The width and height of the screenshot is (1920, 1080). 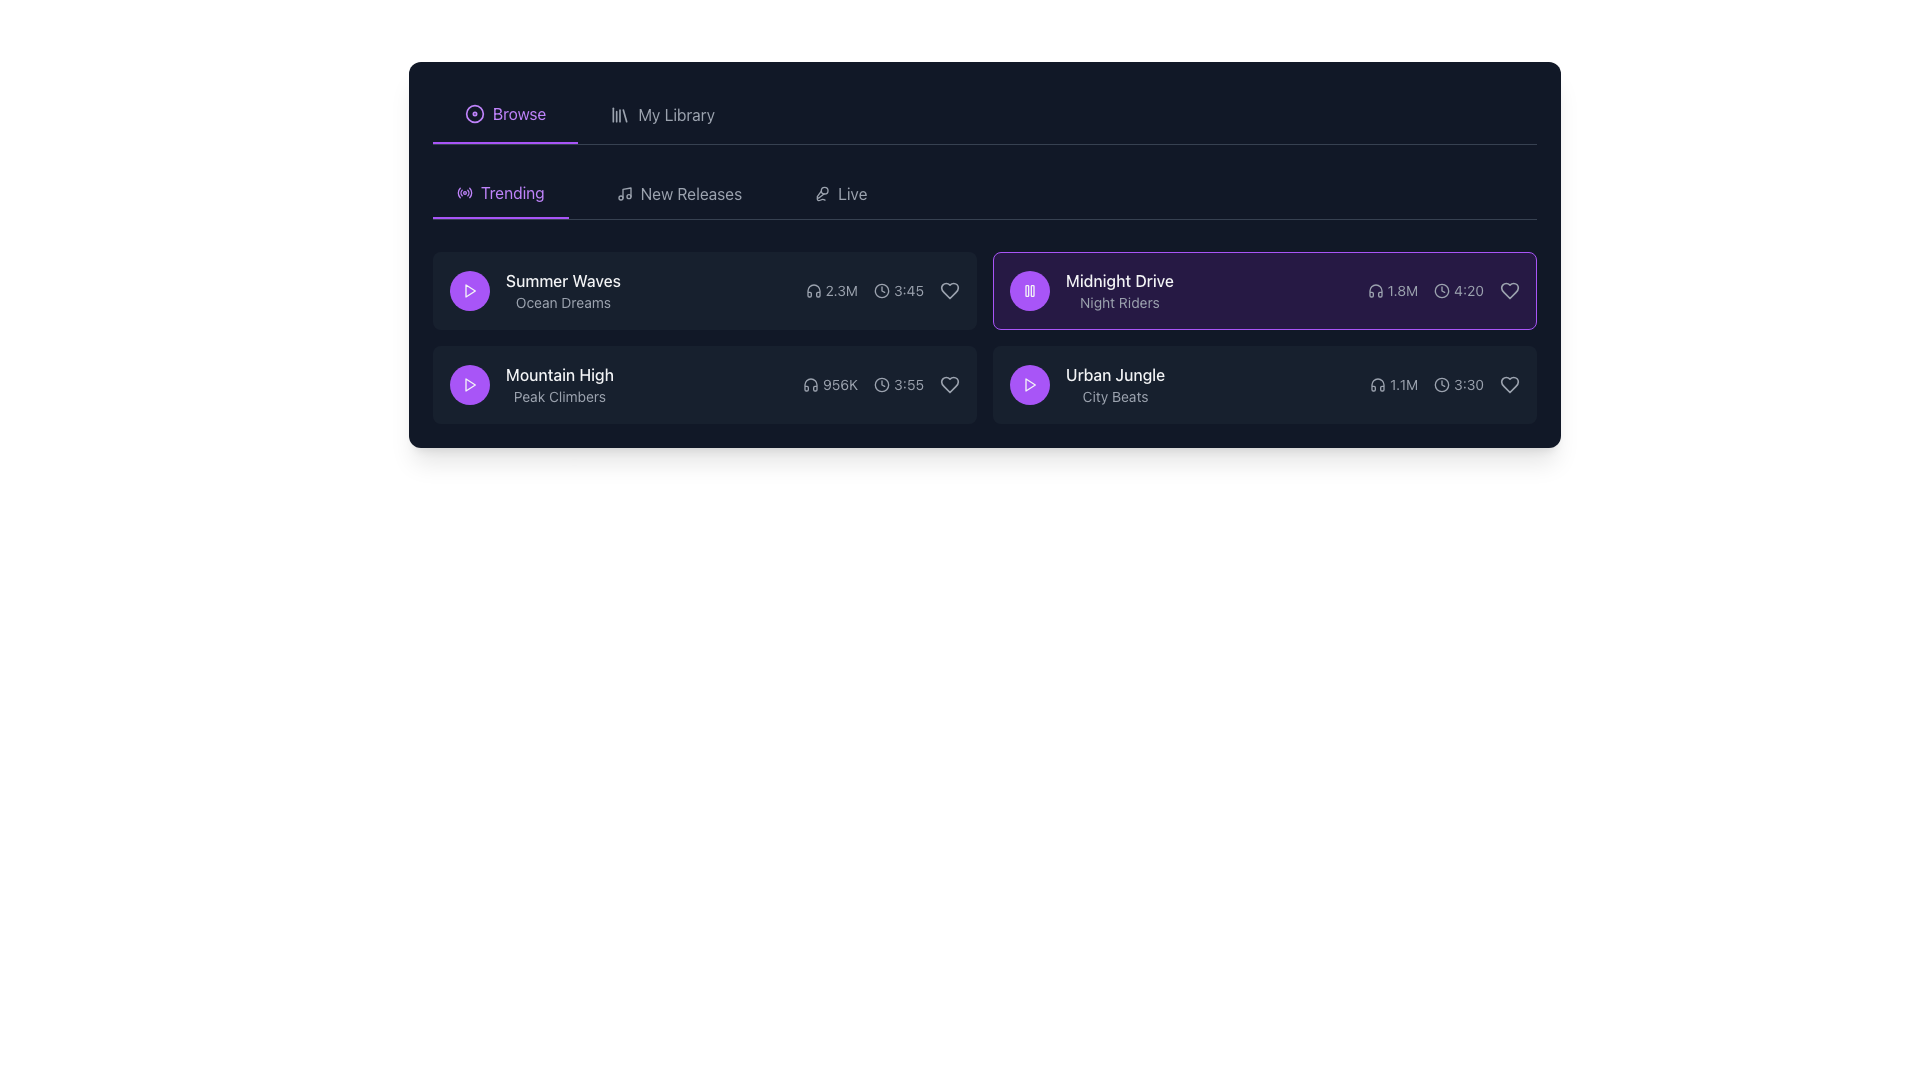 I want to click on the tooltip of the auditory icon located beside the title 'Midnight Drive' in the track metadata, so click(x=1374, y=290).